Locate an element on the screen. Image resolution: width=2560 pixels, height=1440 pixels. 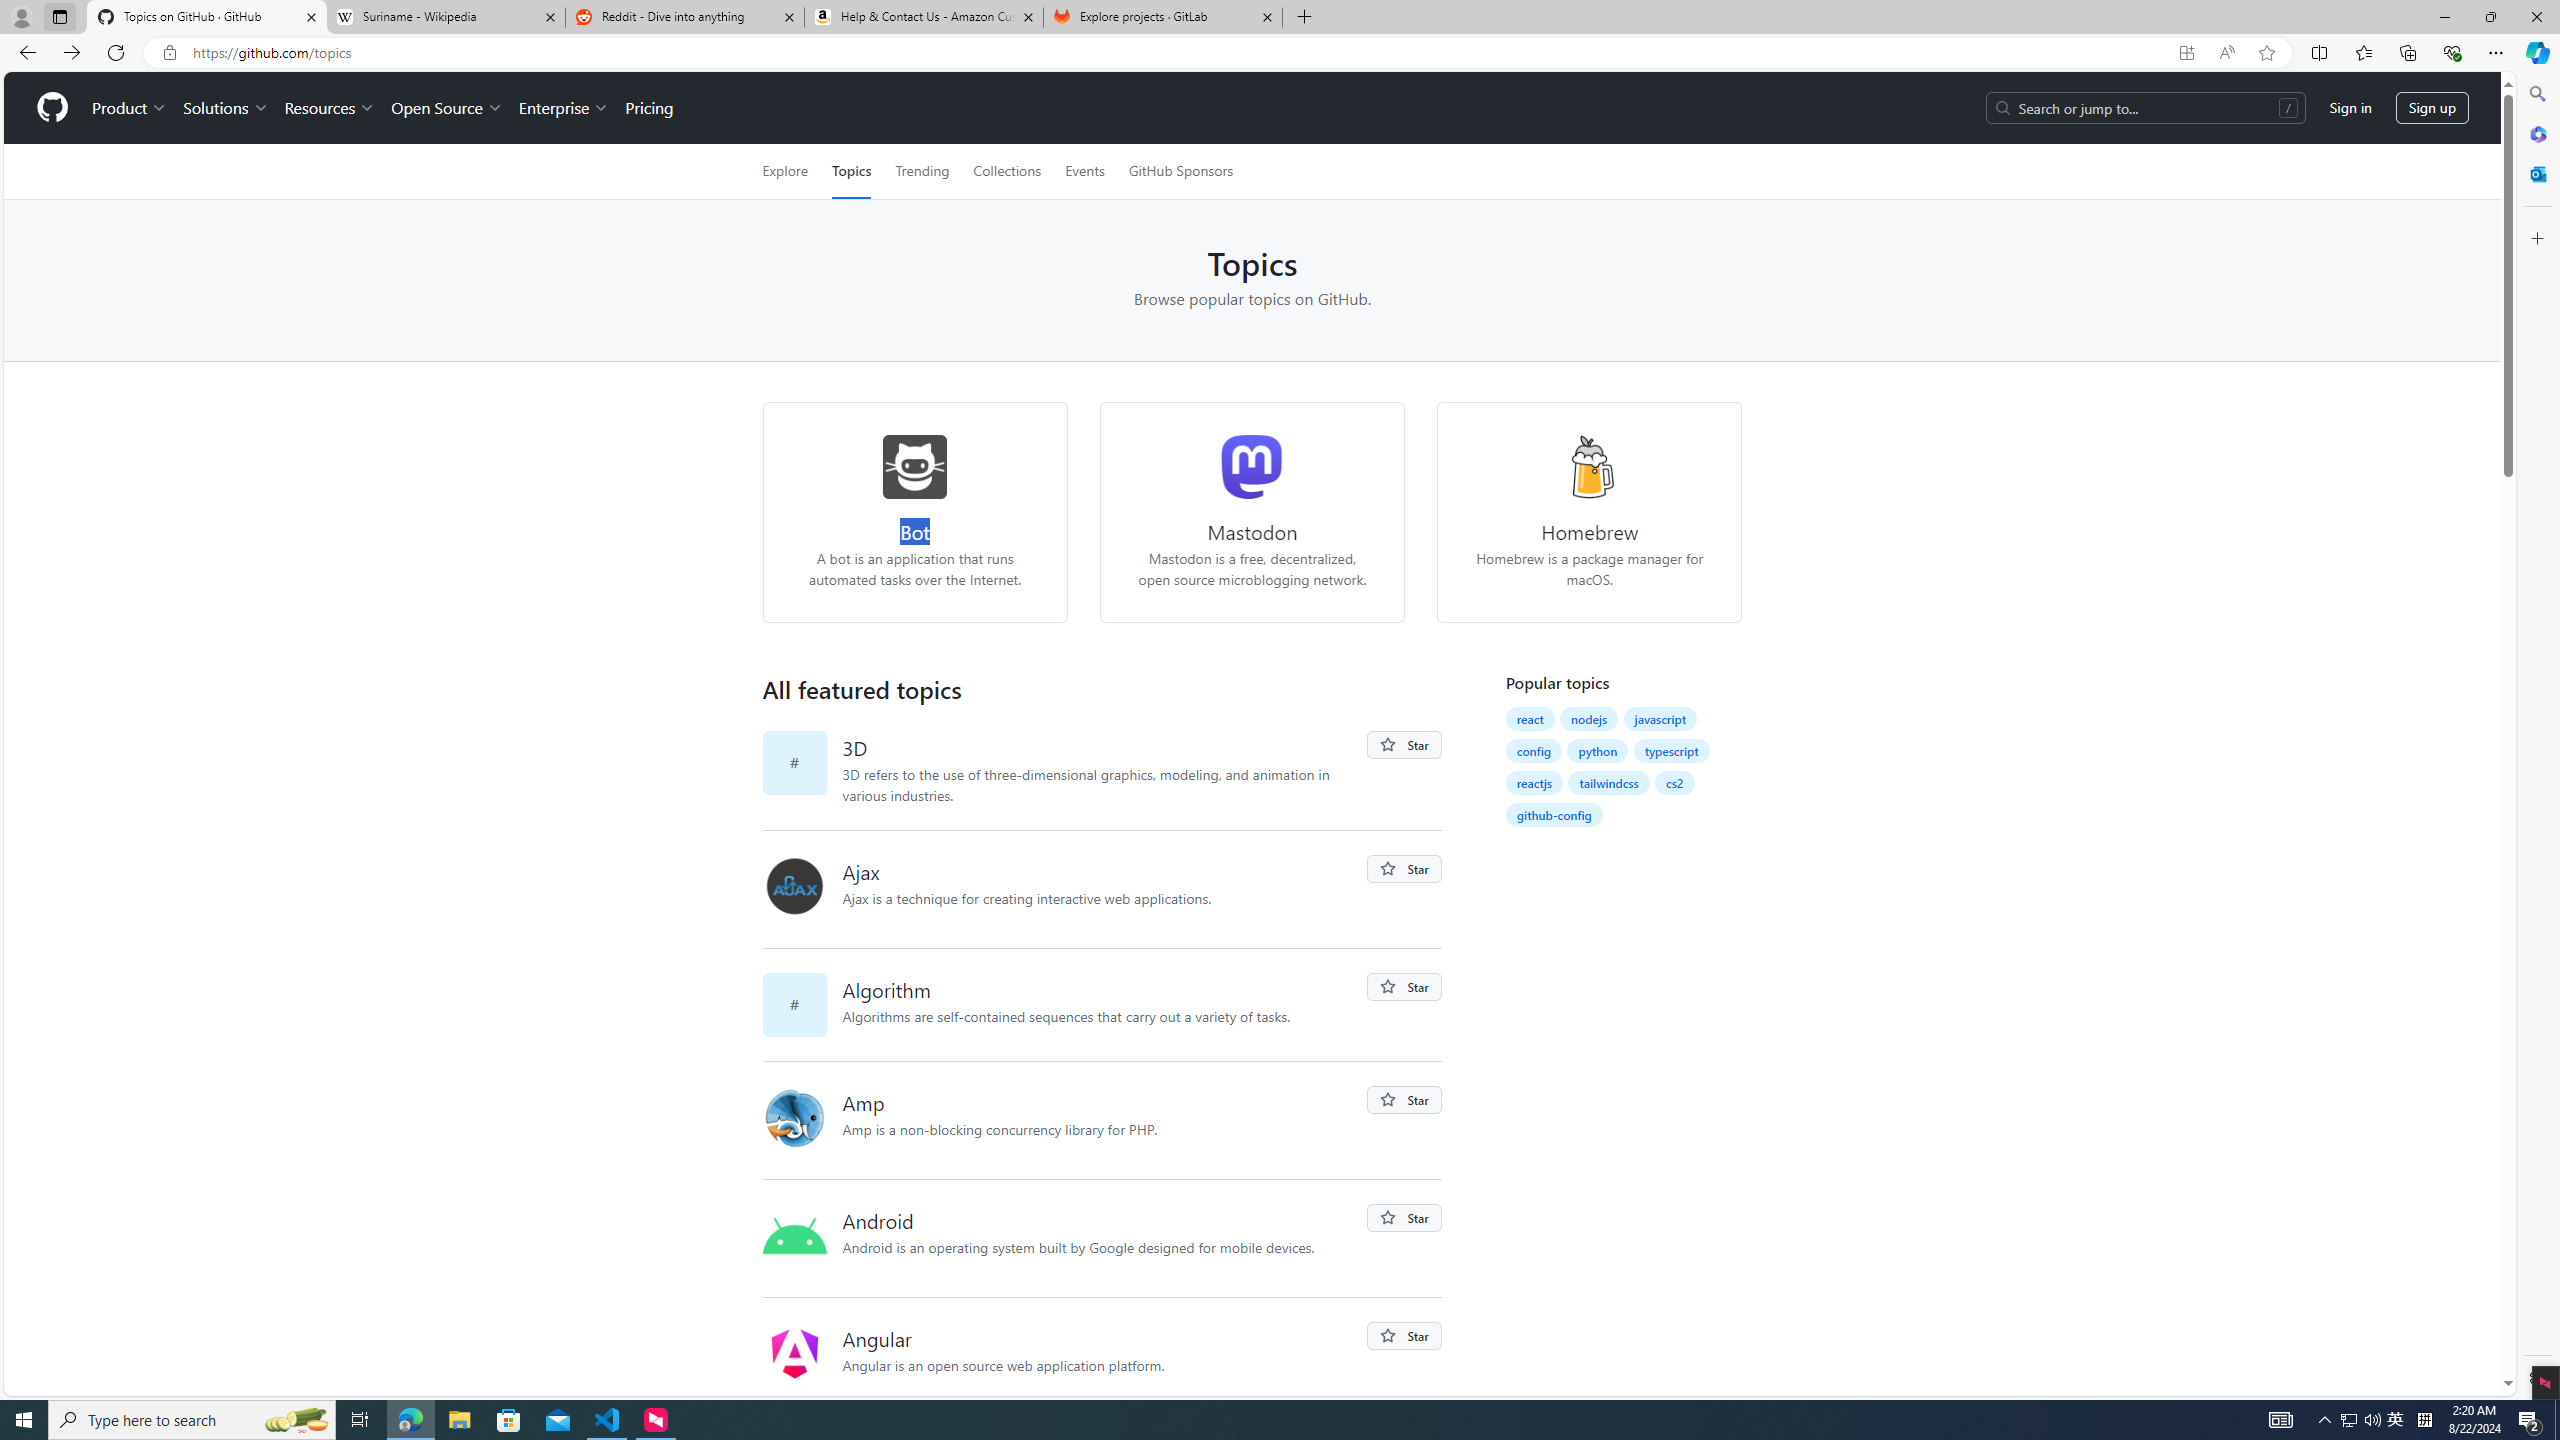
'angular' is located at coordinates (802, 1355).